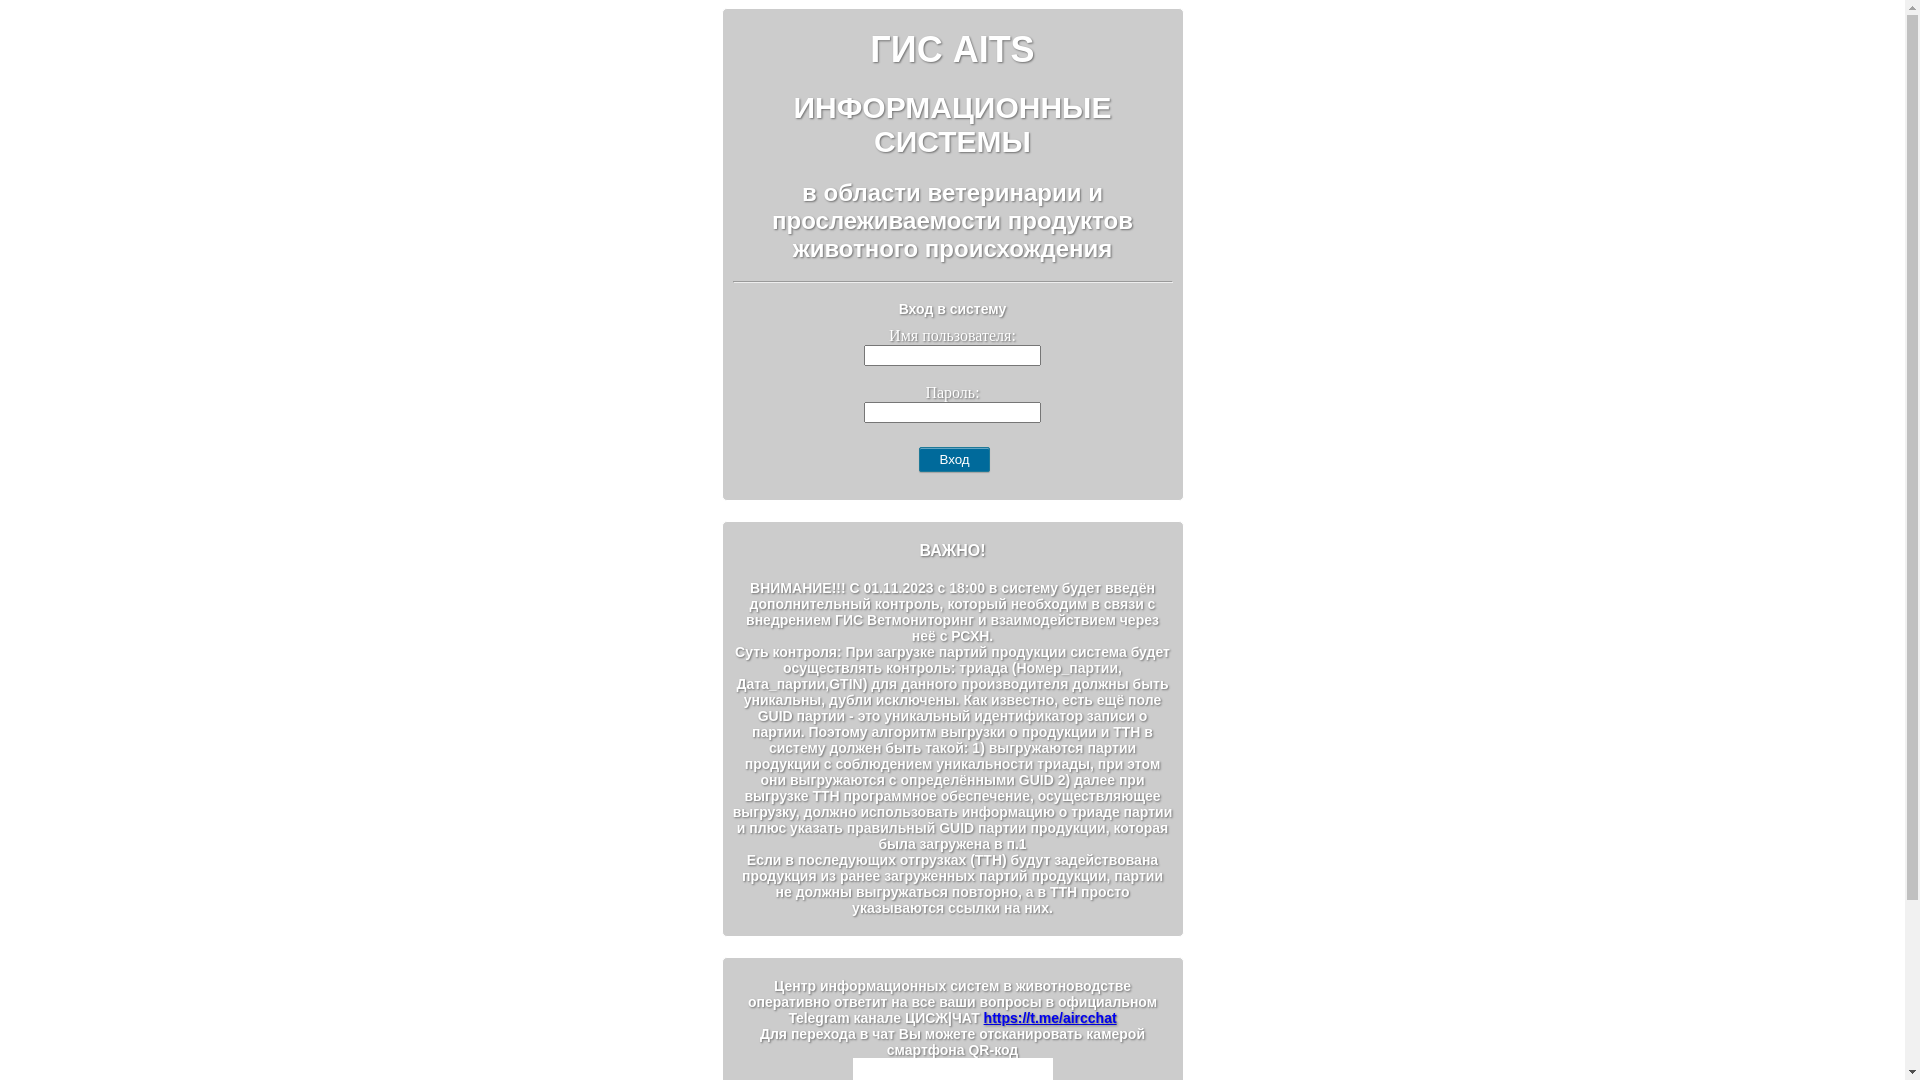  What do you see at coordinates (1049, 1018) in the screenshot?
I see `'https://t.me/aircchat'` at bounding box center [1049, 1018].